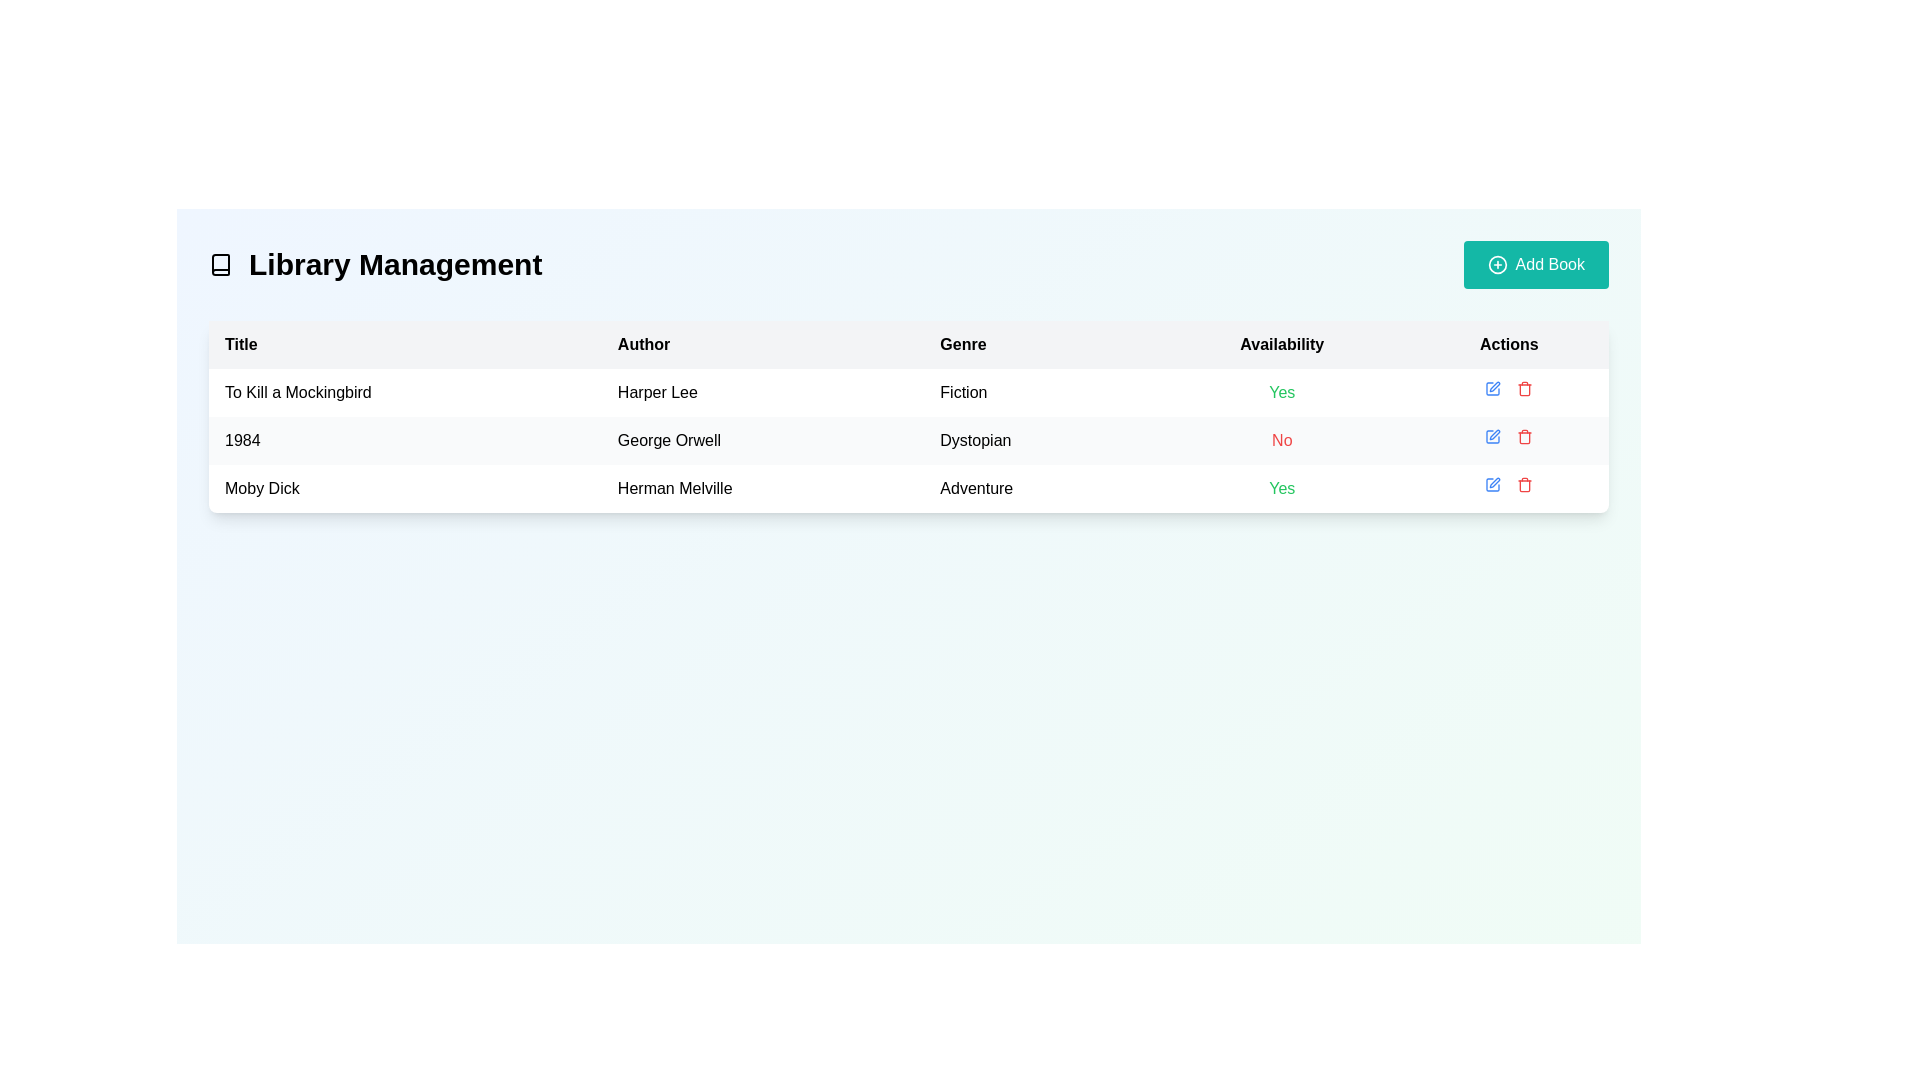 This screenshot has height=1080, width=1920. What do you see at coordinates (1524, 435) in the screenshot?
I see `the delete icon located in the actions column of the second row of the table` at bounding box center [1524, 435].